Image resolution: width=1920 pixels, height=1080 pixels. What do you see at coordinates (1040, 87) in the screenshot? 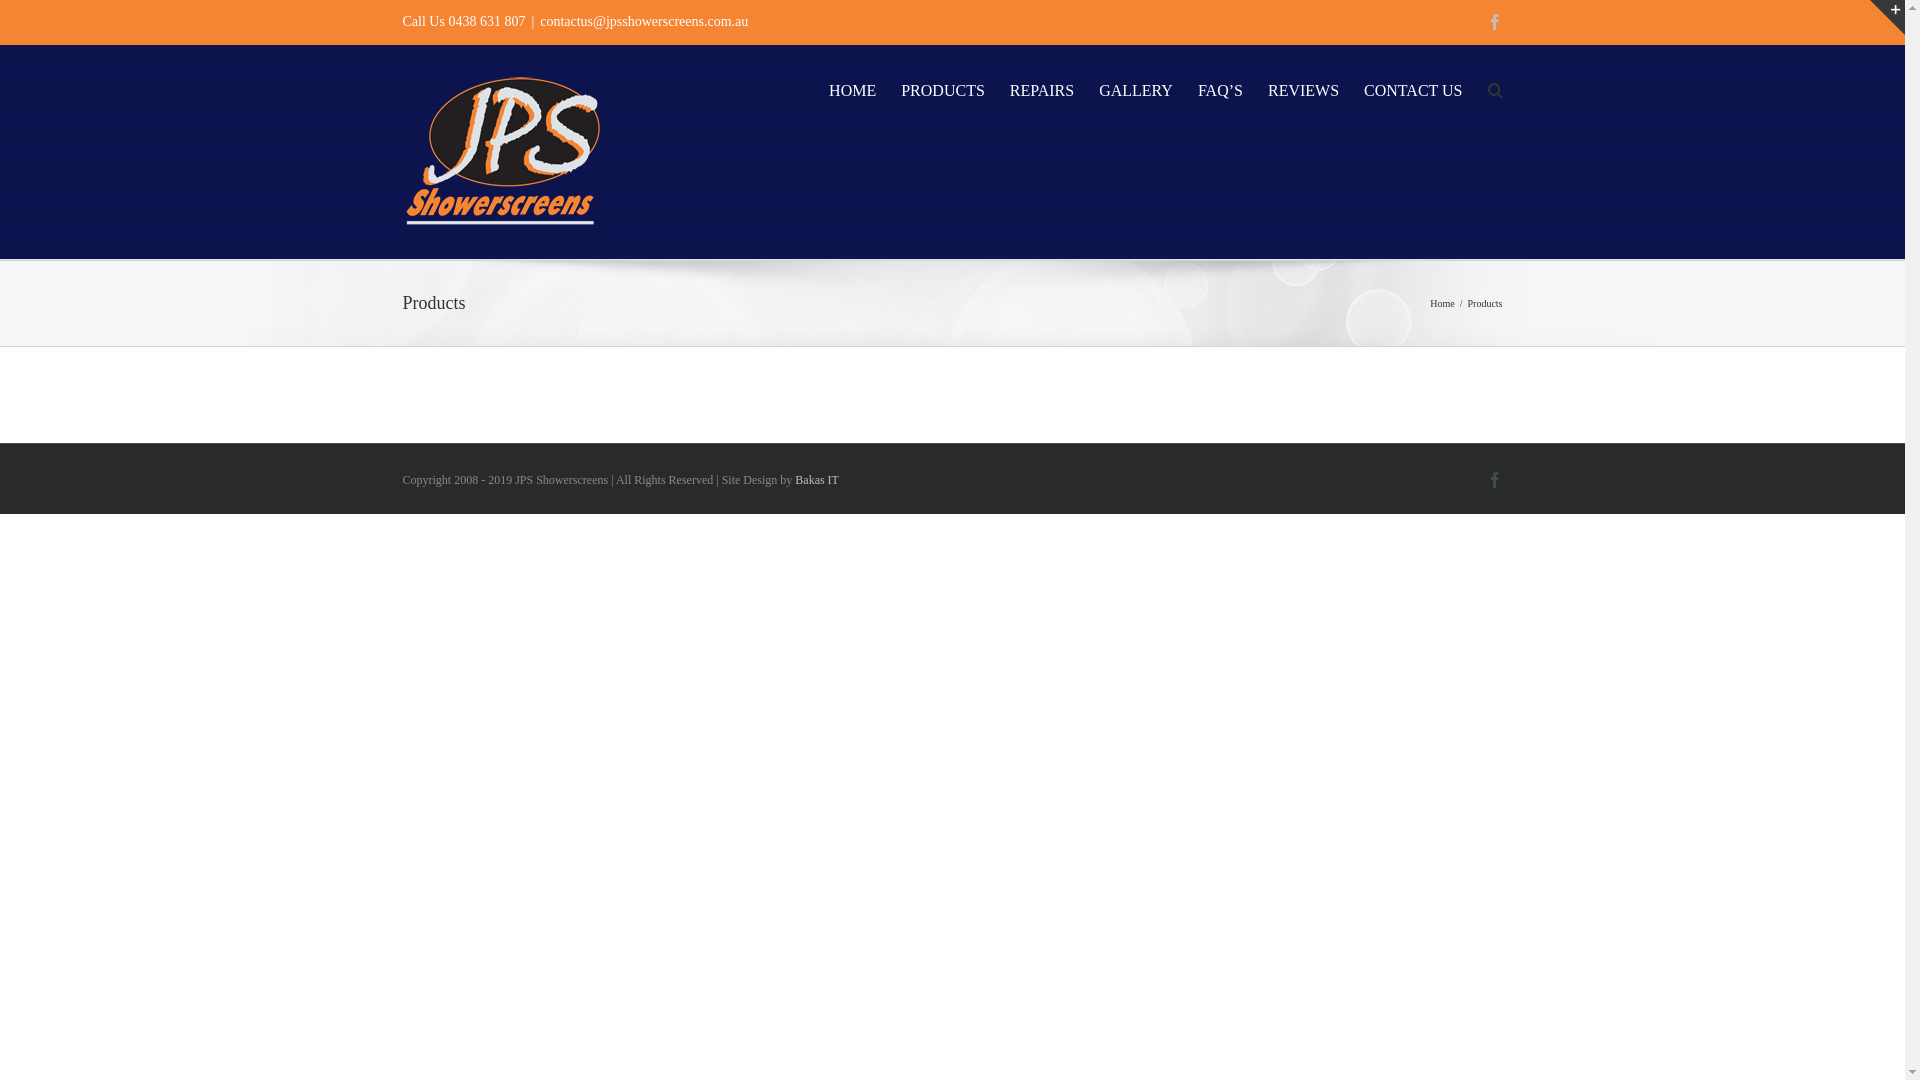
I see `'REPAIRS'` at bounding box center [1040, 87].